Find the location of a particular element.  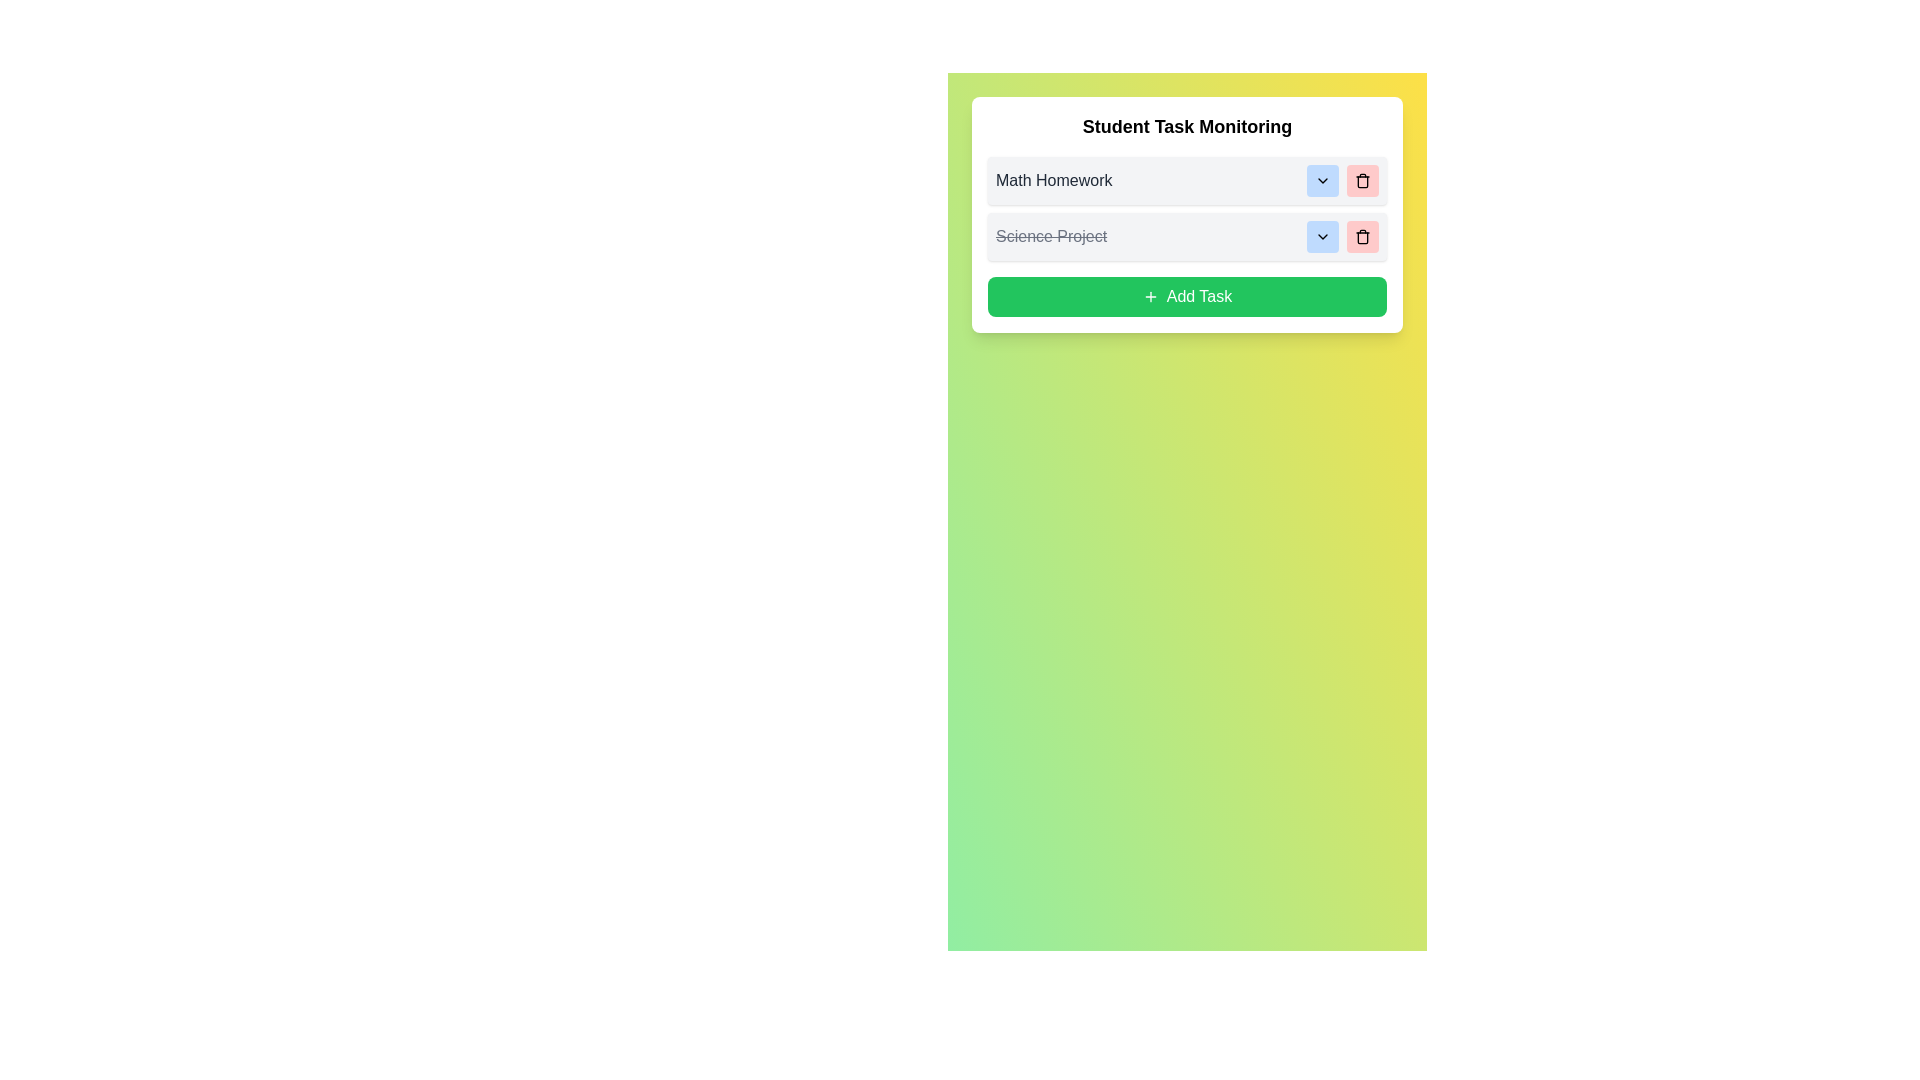

the first task item in the 'Student Task Monitoring' panel is located at coordinates (1187, 181).